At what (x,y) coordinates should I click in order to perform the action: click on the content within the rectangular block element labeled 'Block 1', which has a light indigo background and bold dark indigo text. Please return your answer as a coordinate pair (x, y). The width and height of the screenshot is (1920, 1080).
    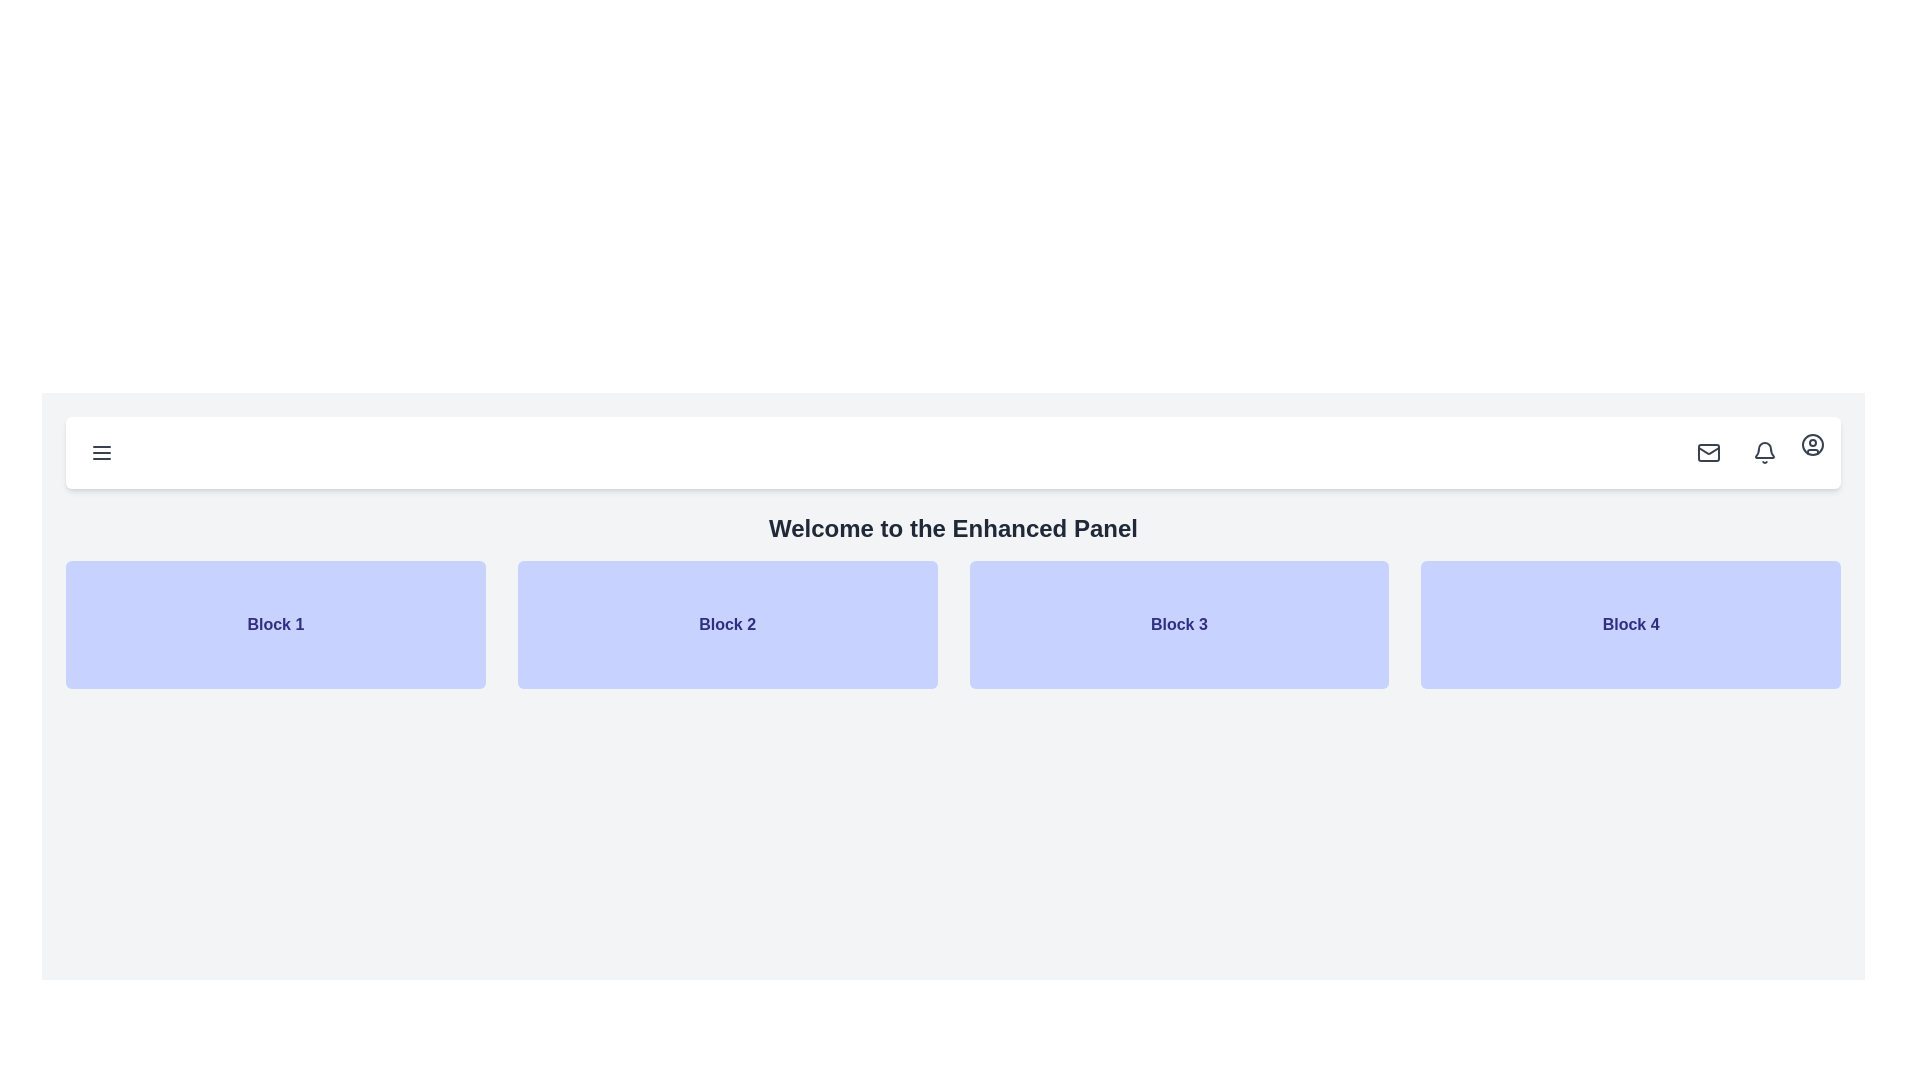
    Looking at the image, I should click on (274, 623).